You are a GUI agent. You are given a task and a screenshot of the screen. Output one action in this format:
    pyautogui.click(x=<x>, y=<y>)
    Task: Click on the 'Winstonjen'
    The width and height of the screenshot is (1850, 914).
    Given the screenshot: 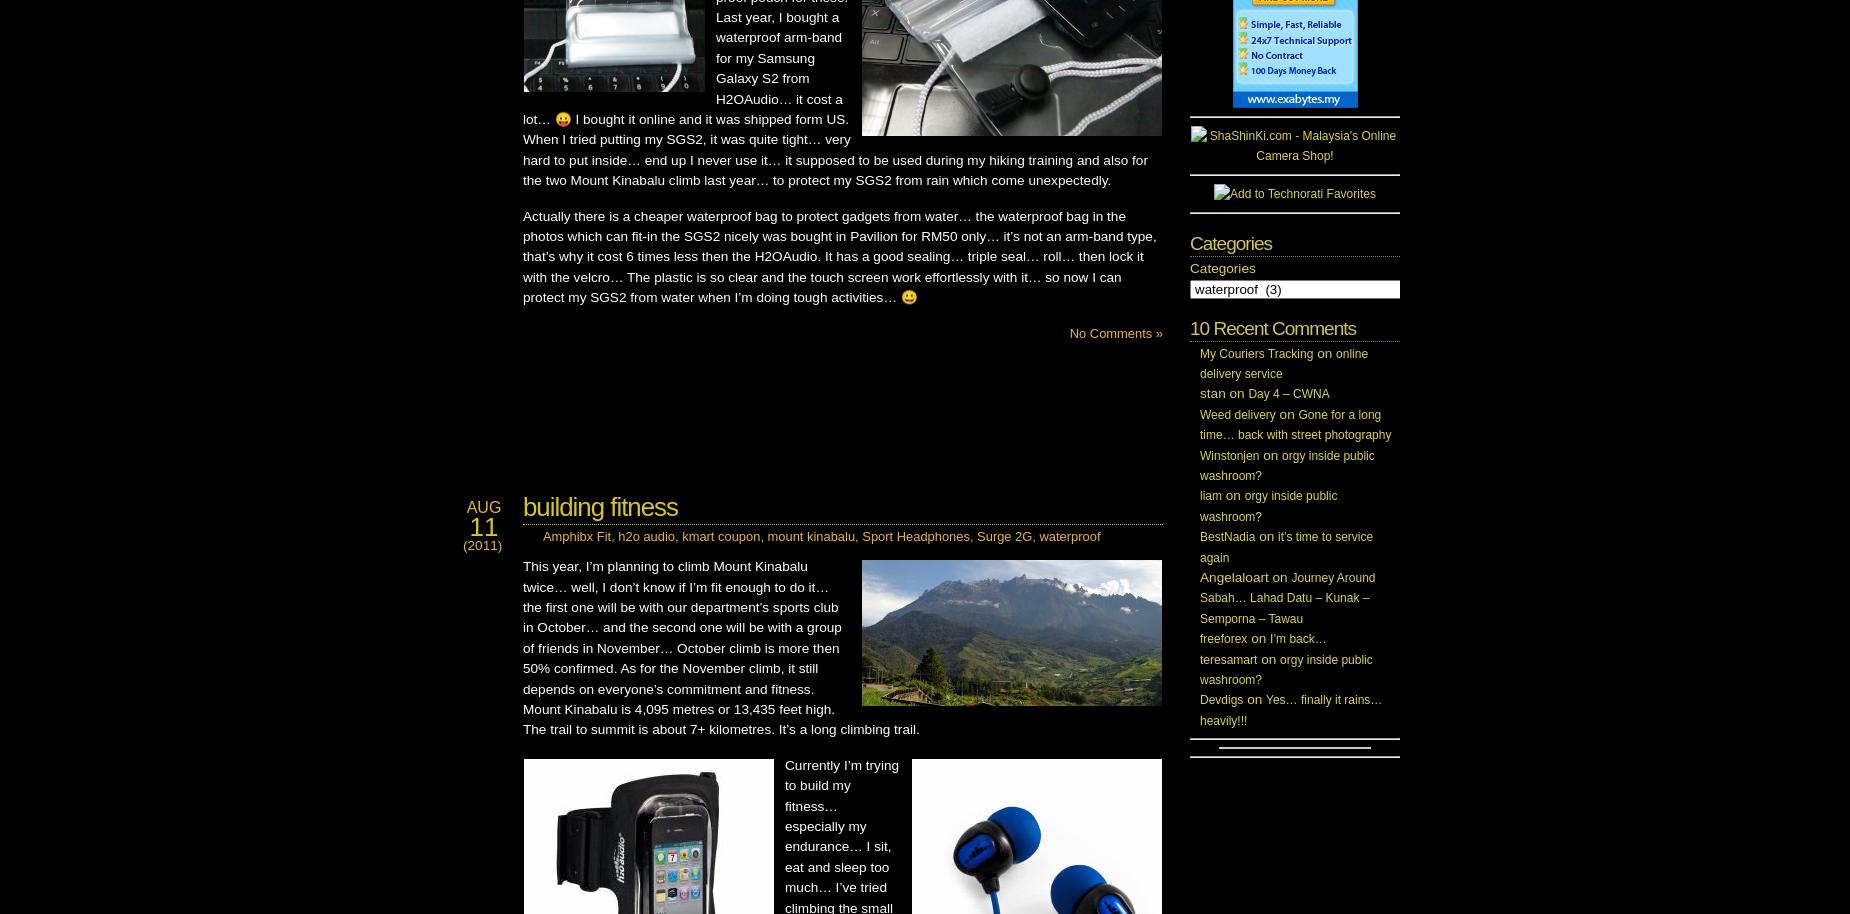 What is the action you would take?
    pyautogui.click(x=1228, y=453)
    